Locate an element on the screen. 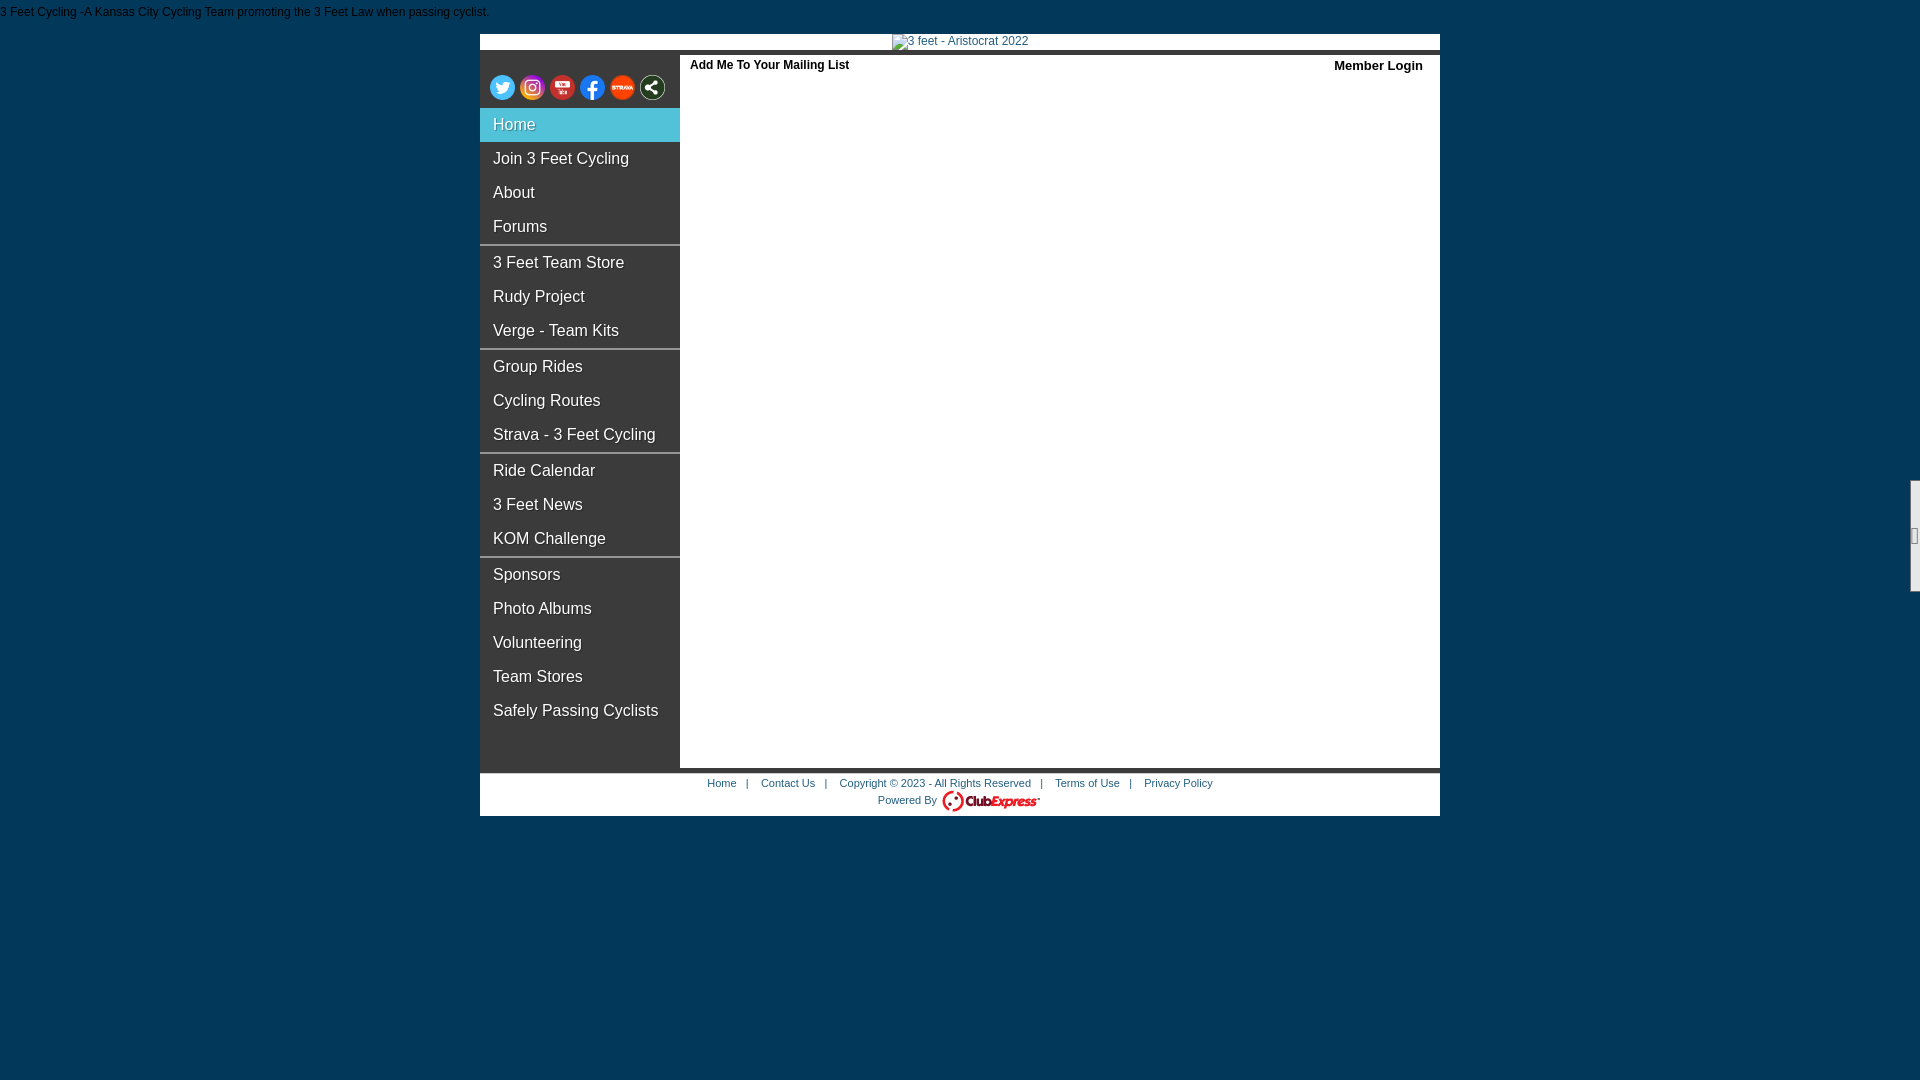 The height and width of the screenshot is (1080, 1920). 'About' is located at coordinates (579, 192).